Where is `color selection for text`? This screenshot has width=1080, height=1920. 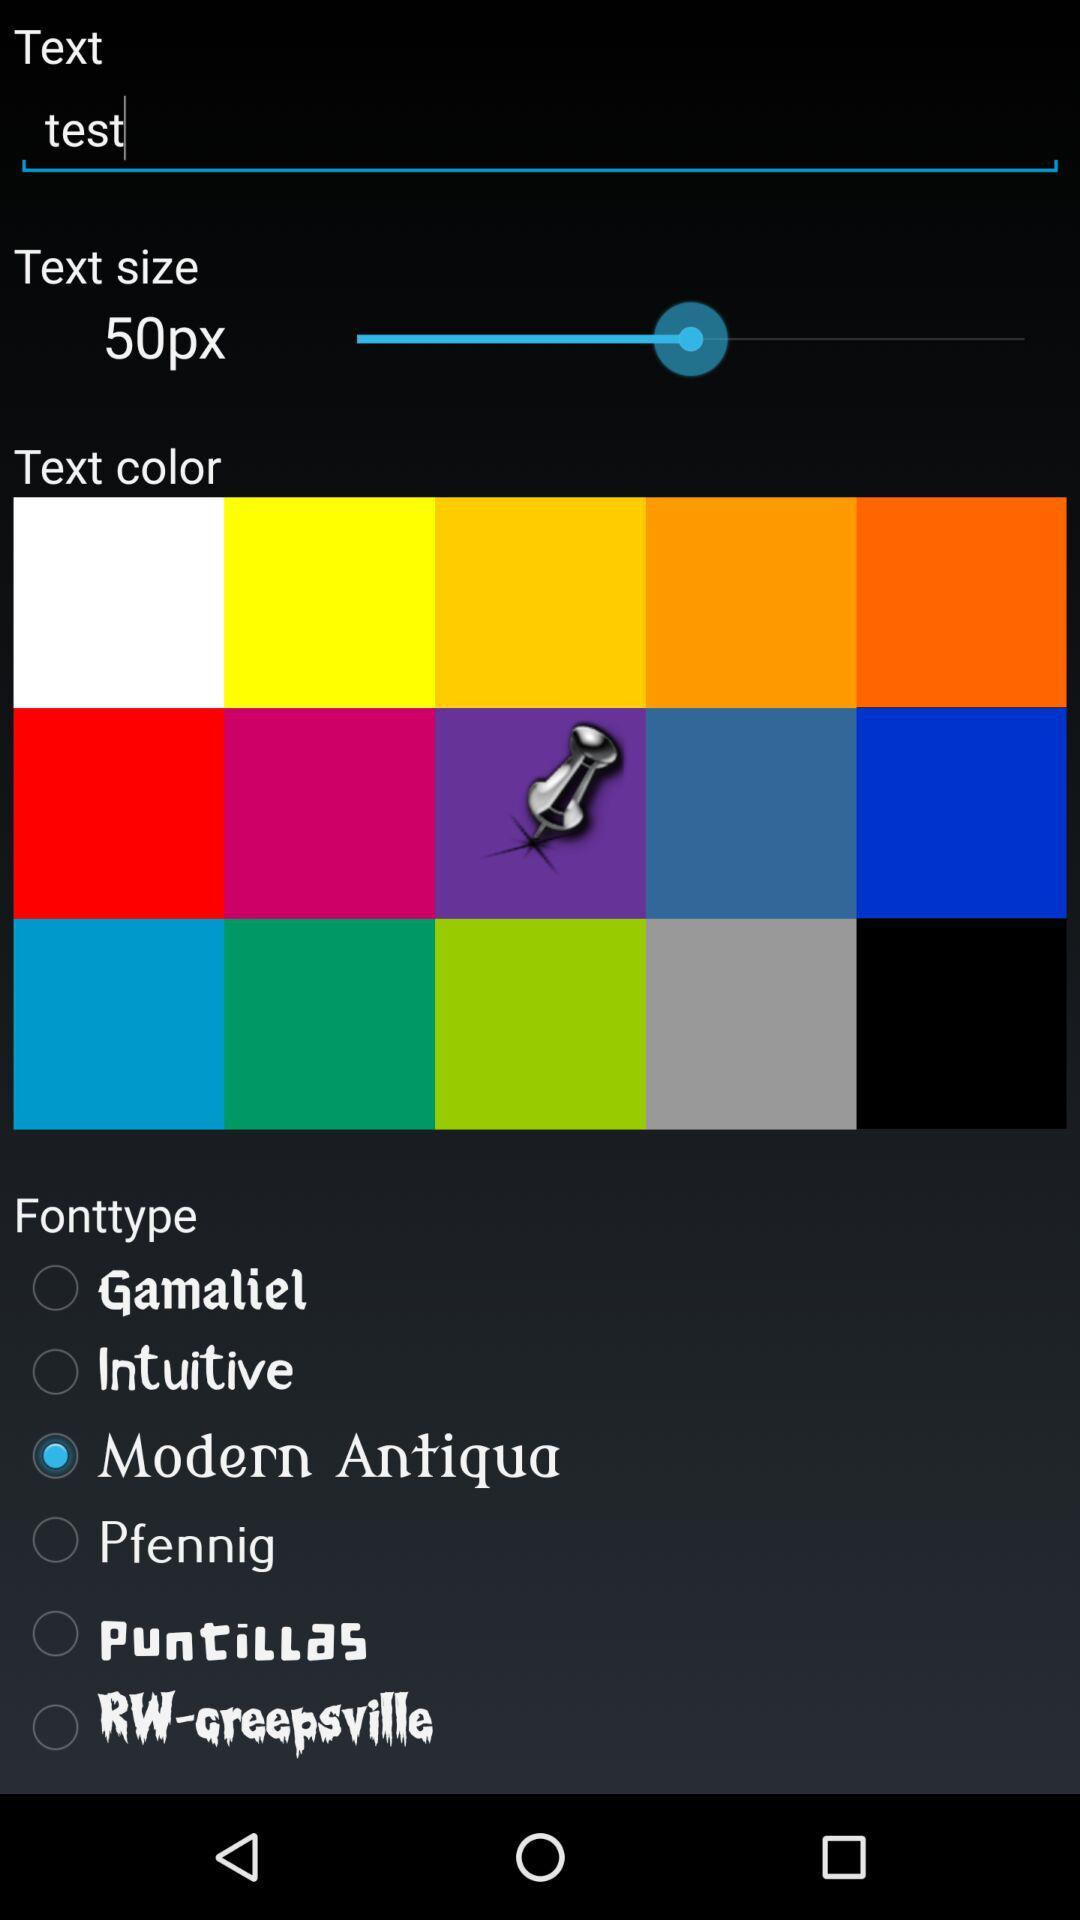
color selection for text is located at coordinates (328, 601).